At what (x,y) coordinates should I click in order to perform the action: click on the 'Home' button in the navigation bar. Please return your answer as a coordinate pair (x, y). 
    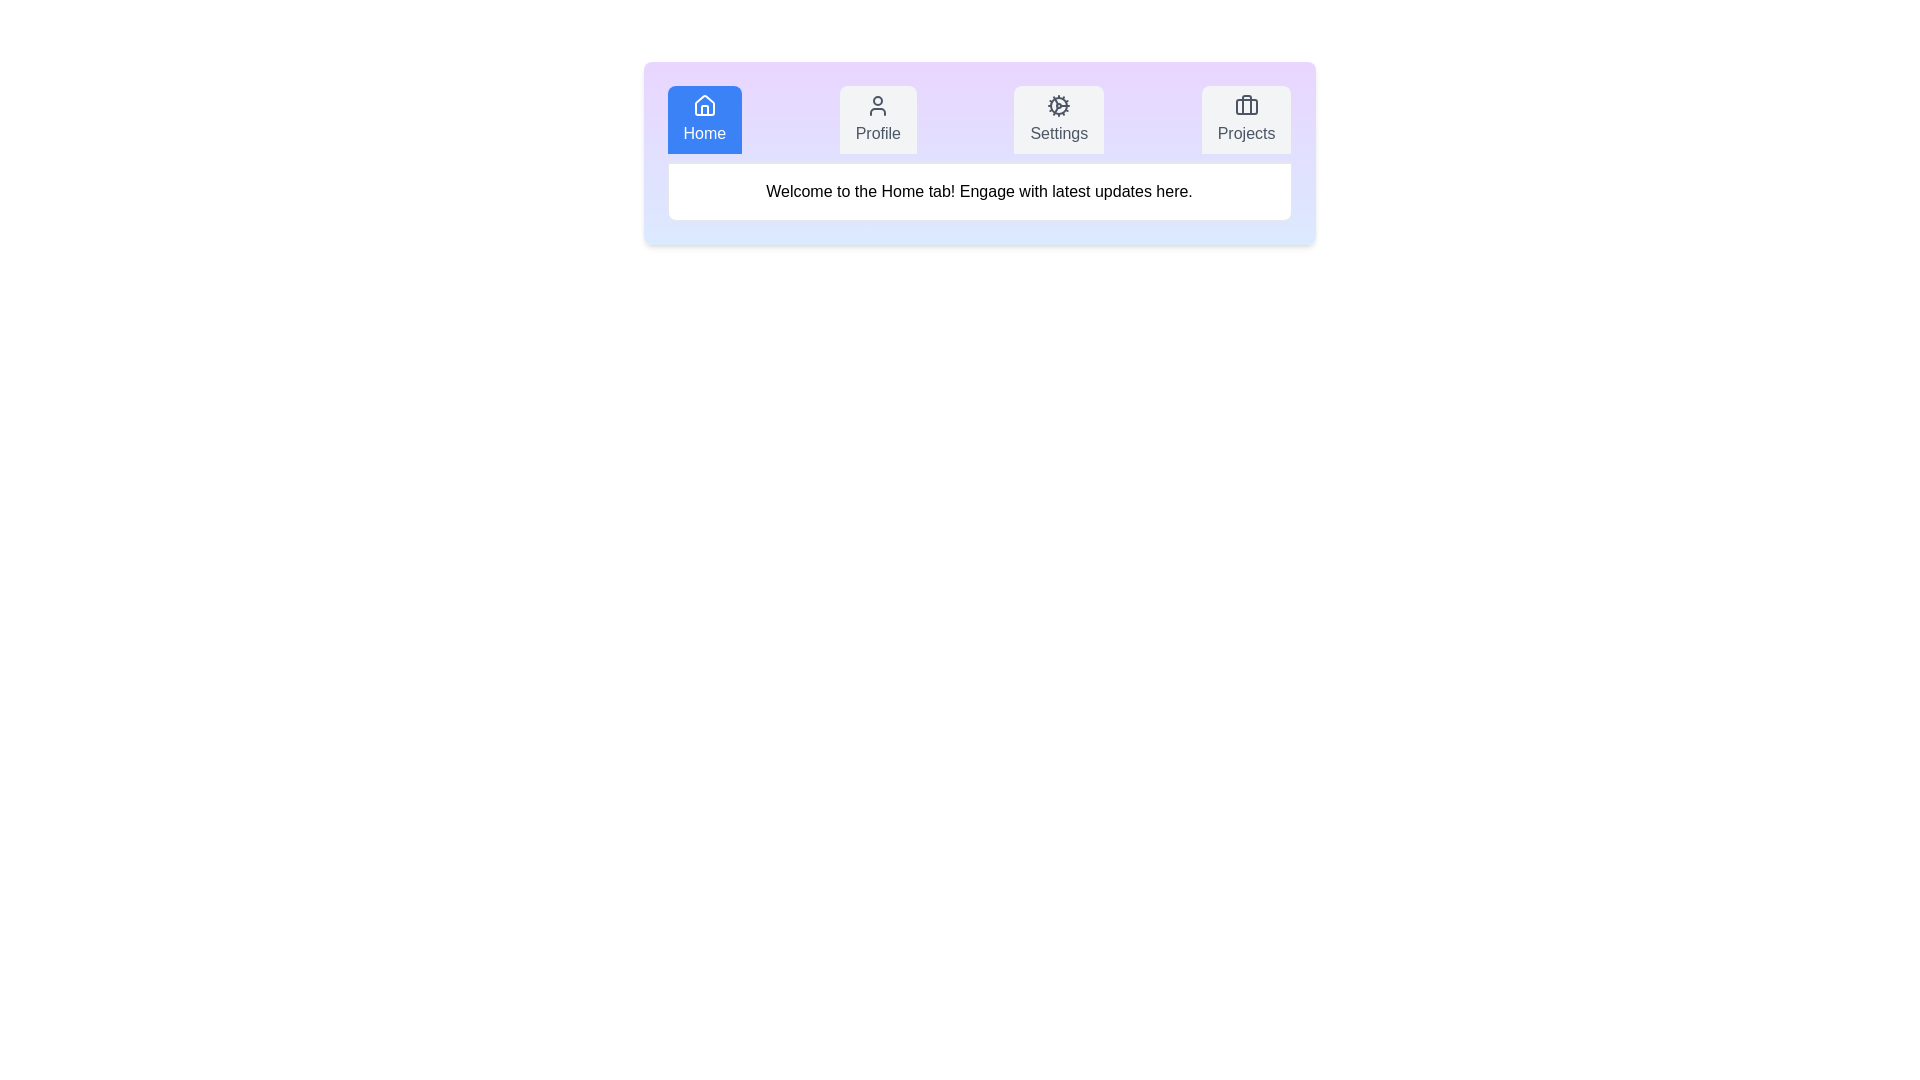
    Looking at the image, I should click on (704, 119).